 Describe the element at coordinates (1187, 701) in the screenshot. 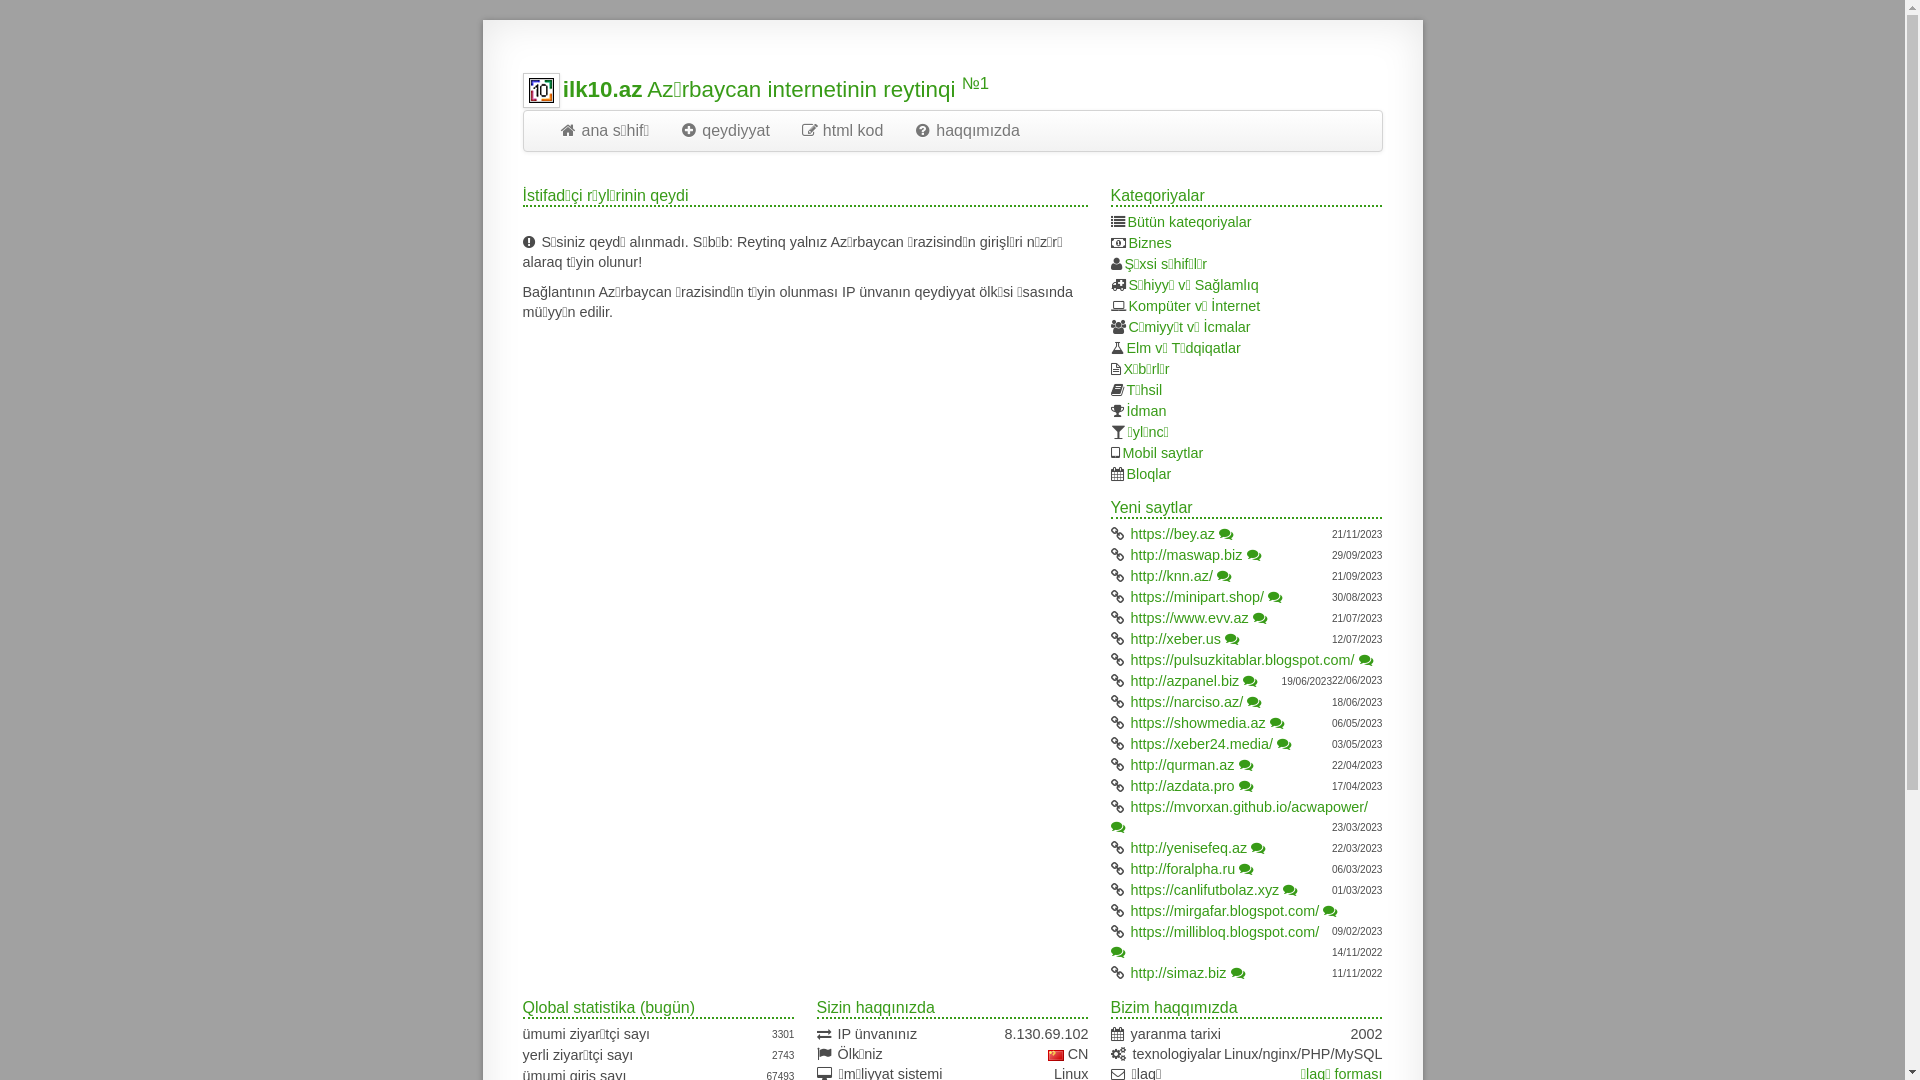

I see `'https://narciso.az/'` at that location.